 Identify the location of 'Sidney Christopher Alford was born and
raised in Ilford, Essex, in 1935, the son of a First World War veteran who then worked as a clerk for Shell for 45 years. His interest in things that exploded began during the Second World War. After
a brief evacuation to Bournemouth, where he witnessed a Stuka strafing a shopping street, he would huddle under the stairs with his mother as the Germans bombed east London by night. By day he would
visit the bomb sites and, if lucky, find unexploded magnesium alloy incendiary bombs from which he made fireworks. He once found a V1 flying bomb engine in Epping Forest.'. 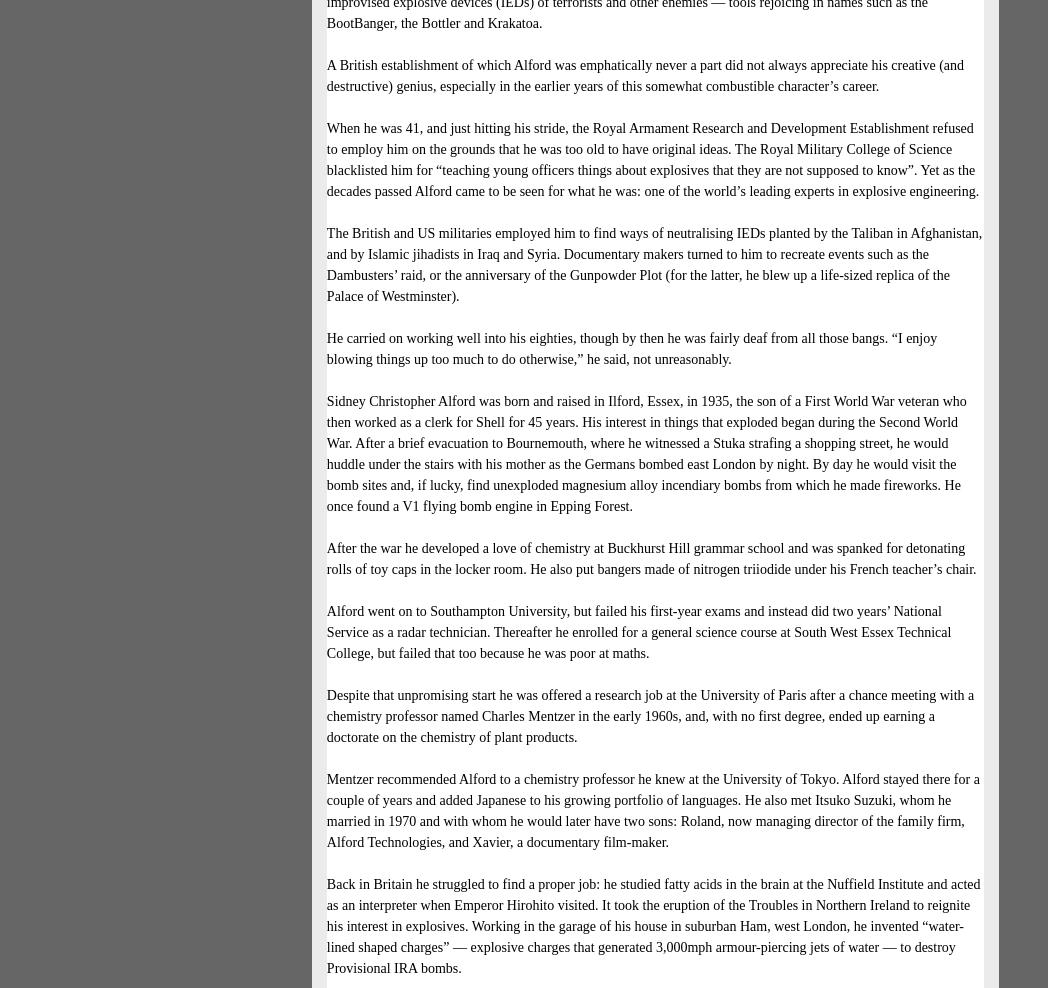
(644, 453).